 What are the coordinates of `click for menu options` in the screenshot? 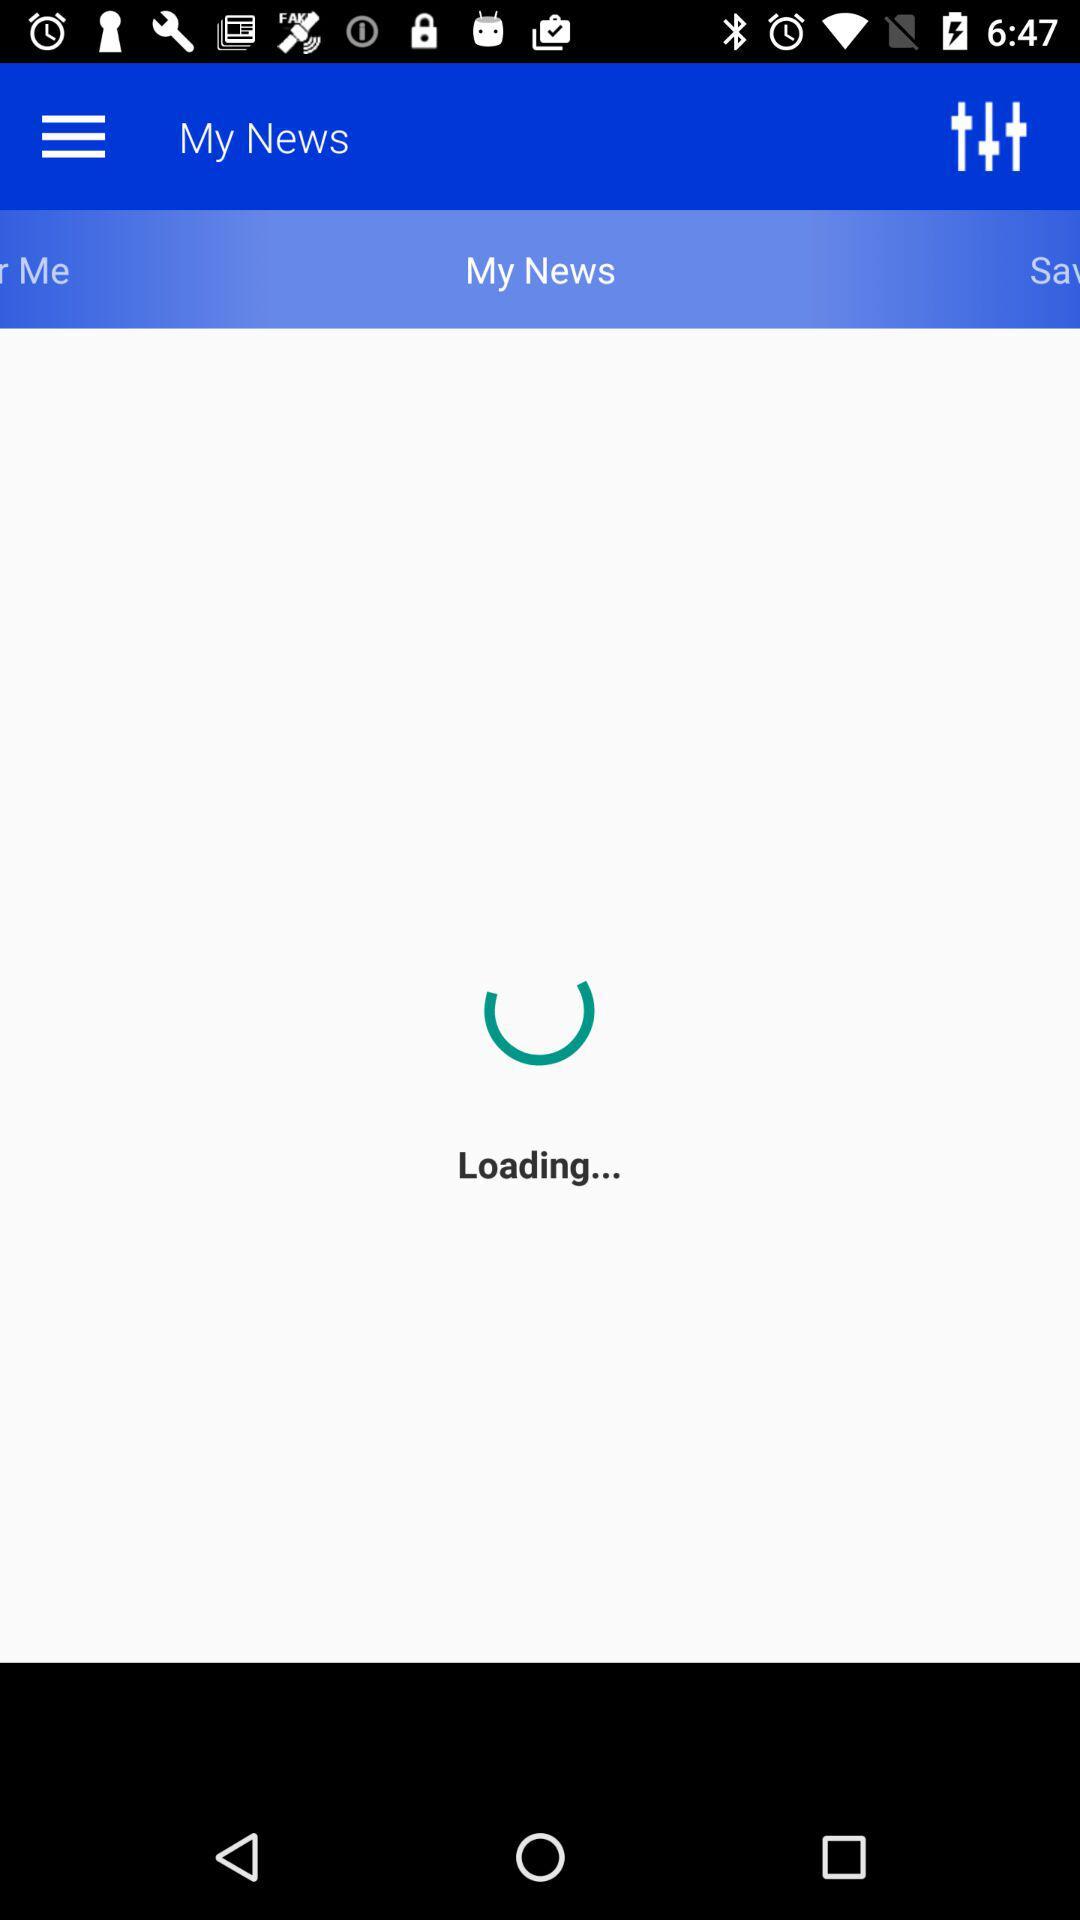 It's located at (72, 135).